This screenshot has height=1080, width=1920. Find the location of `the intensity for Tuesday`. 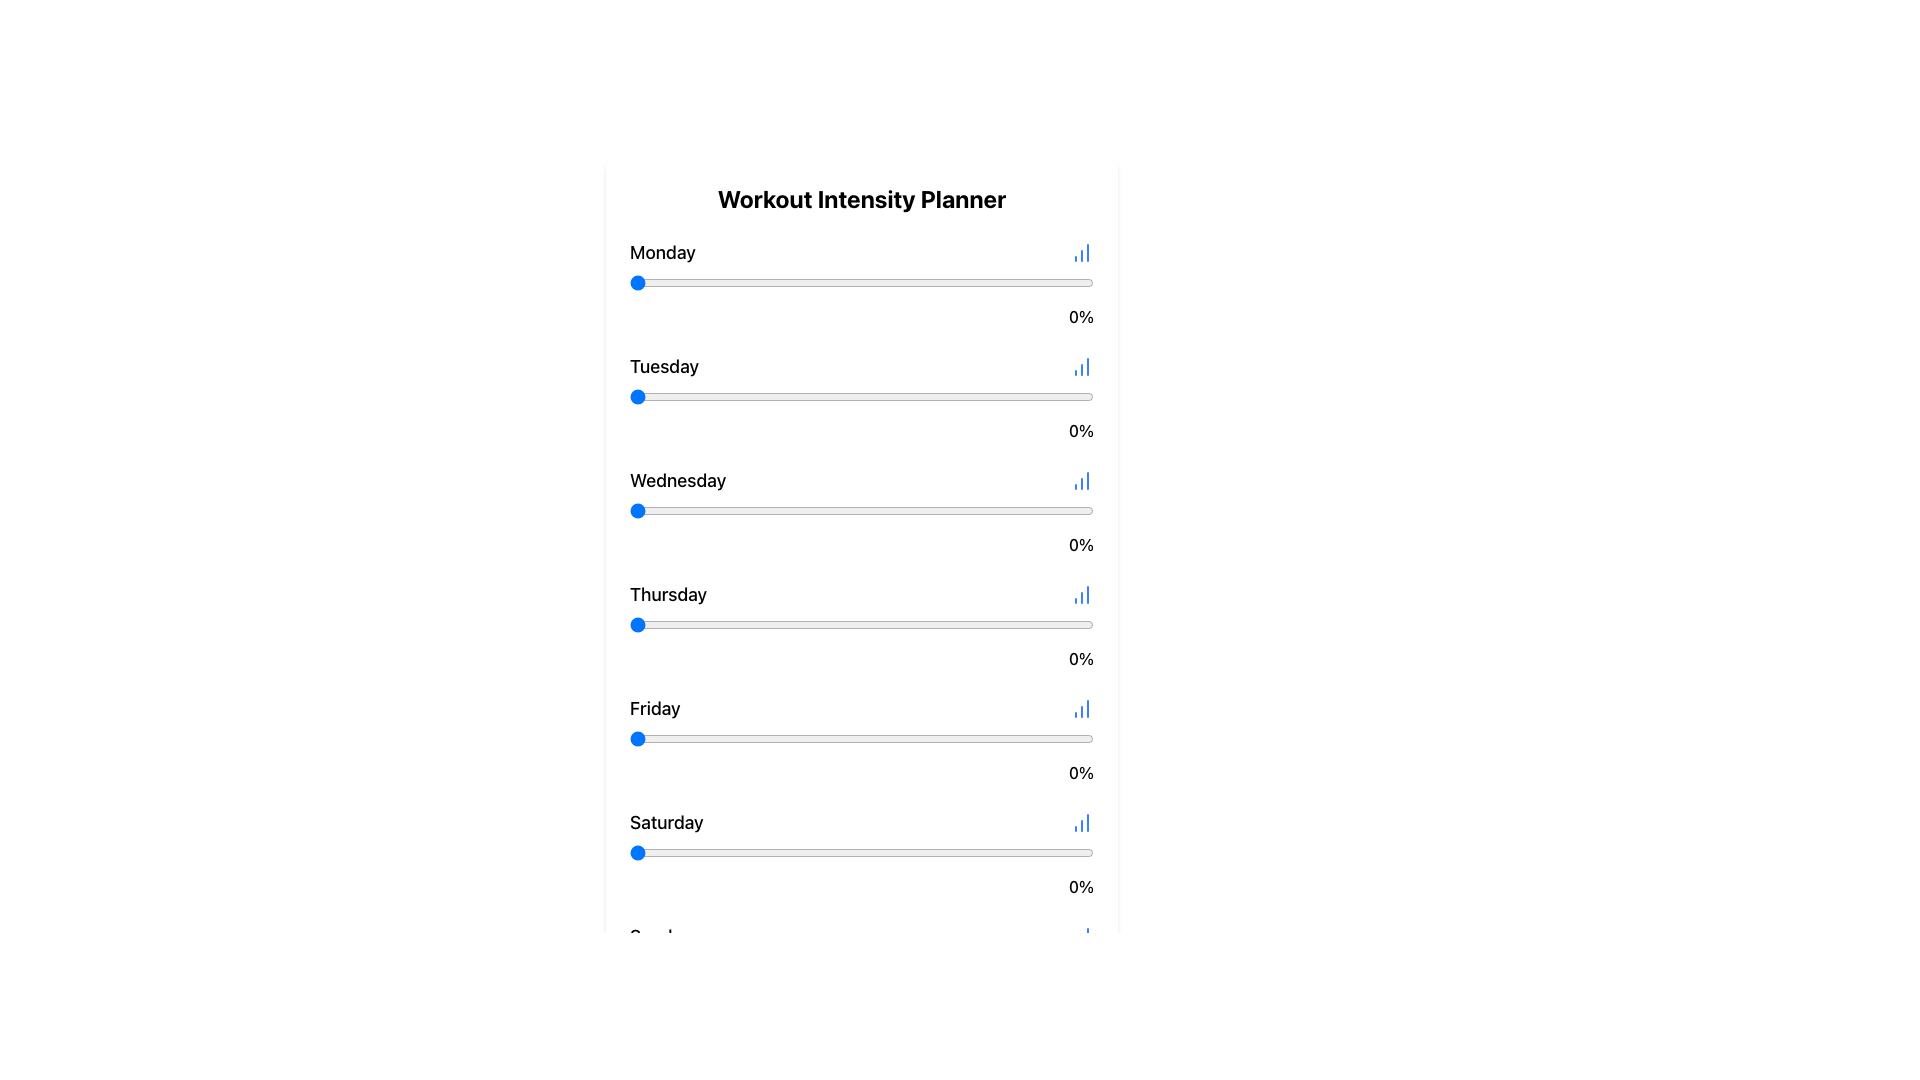

the intensity for Tuesday is located at coordinates (786, 397).